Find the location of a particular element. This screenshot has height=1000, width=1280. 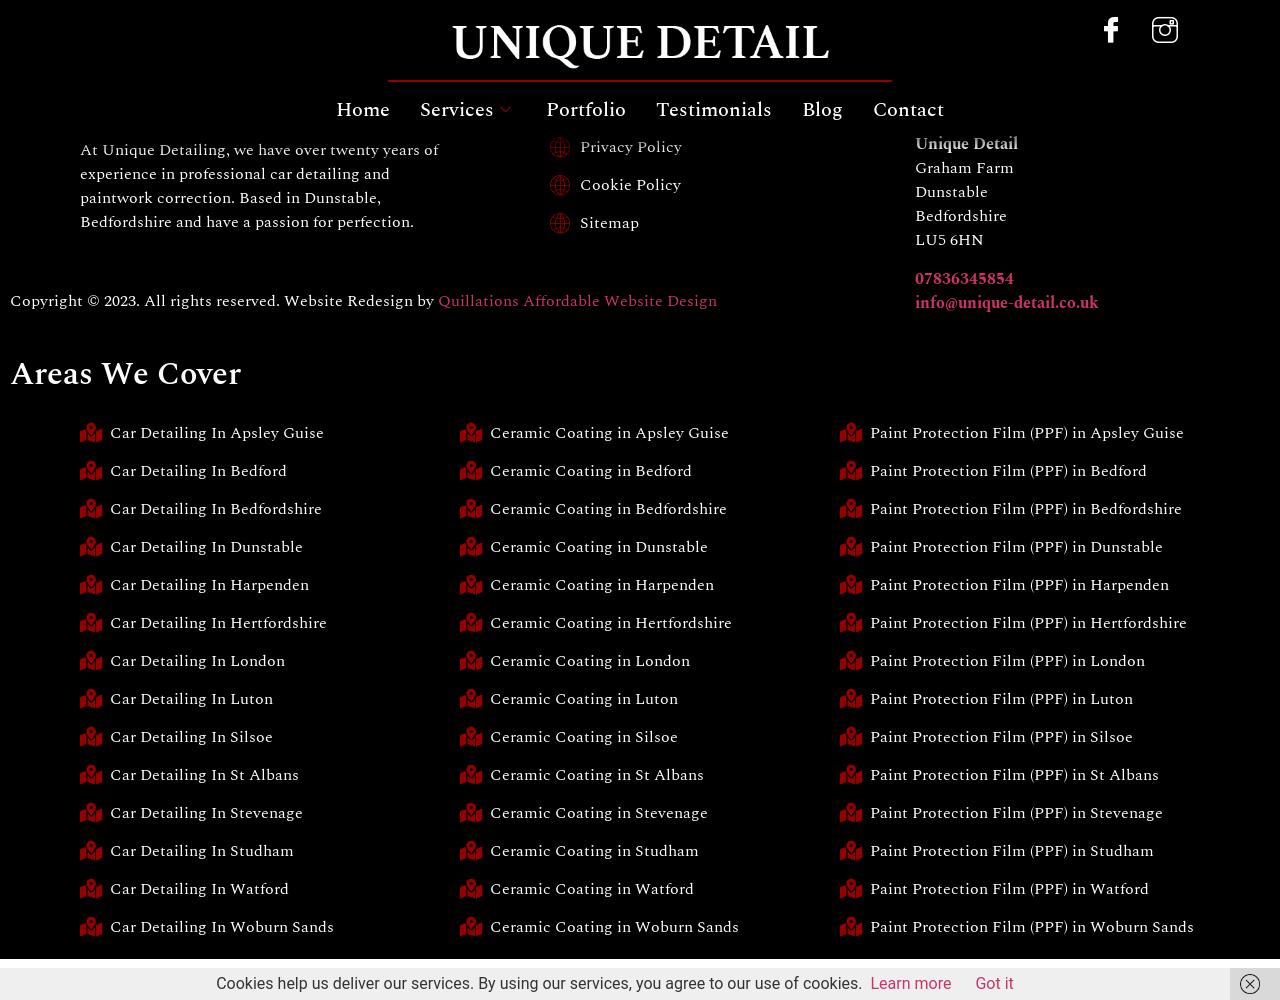

'Ceramic Coating in Luton' is located at coordinates (582, 698).